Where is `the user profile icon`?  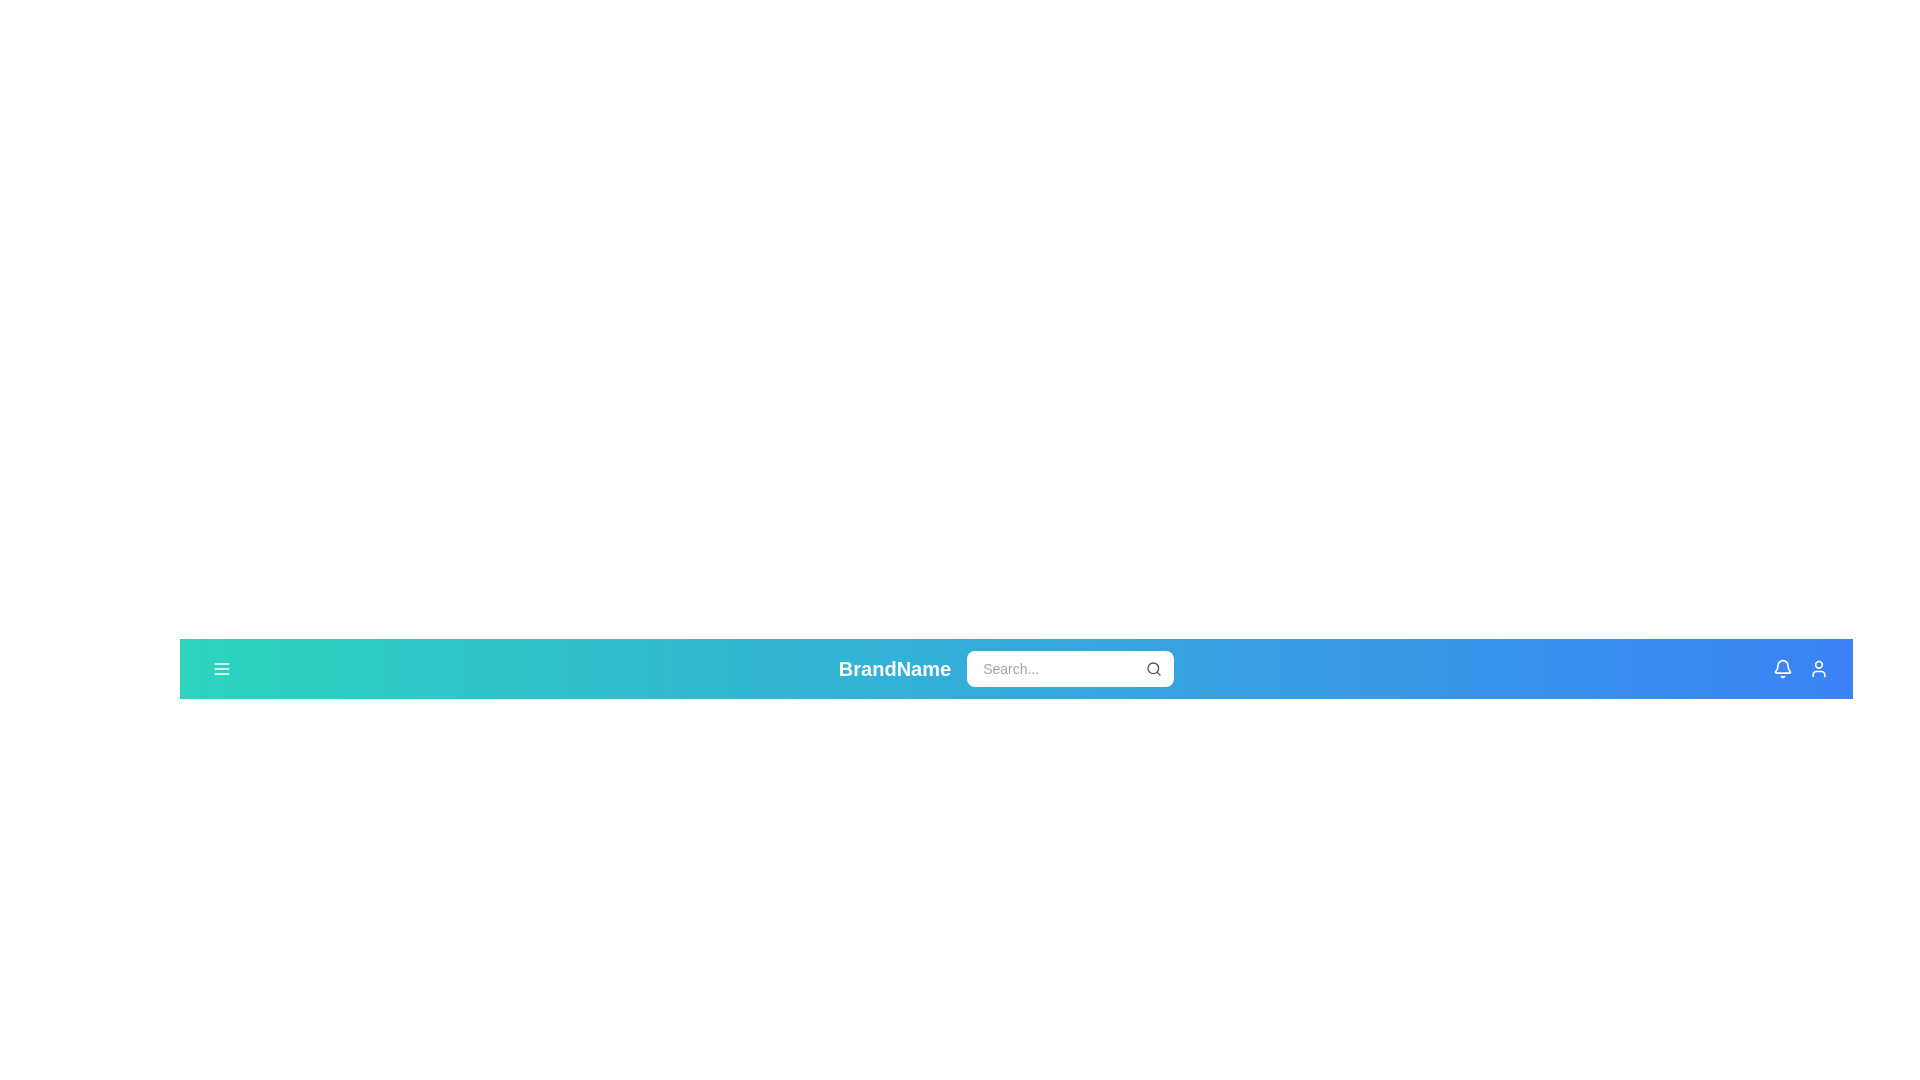
the user profile icon is located at coordinates (1819, 668).